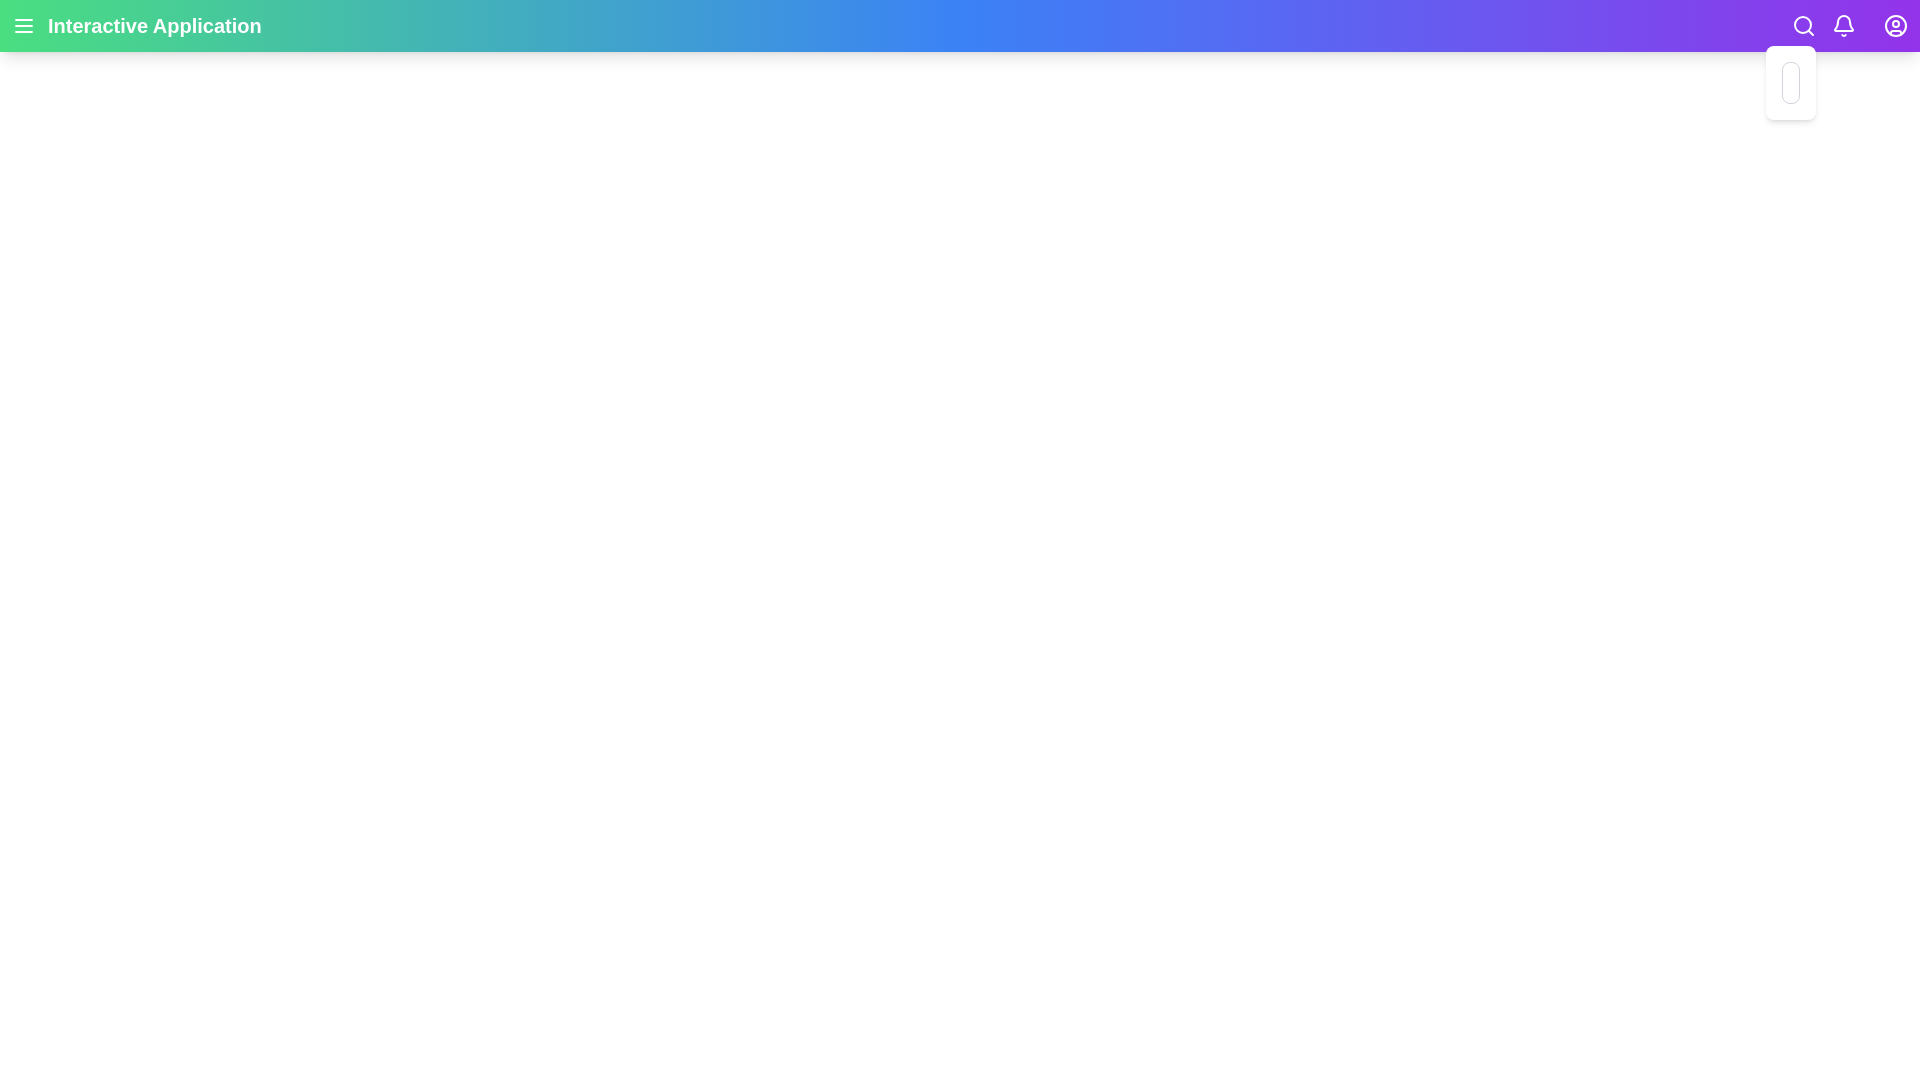 The image size is (1920, 1080). Describe the element at coordinates (1804, 26) in the screenshot. I see `the search icon to open the search input field` at that location.